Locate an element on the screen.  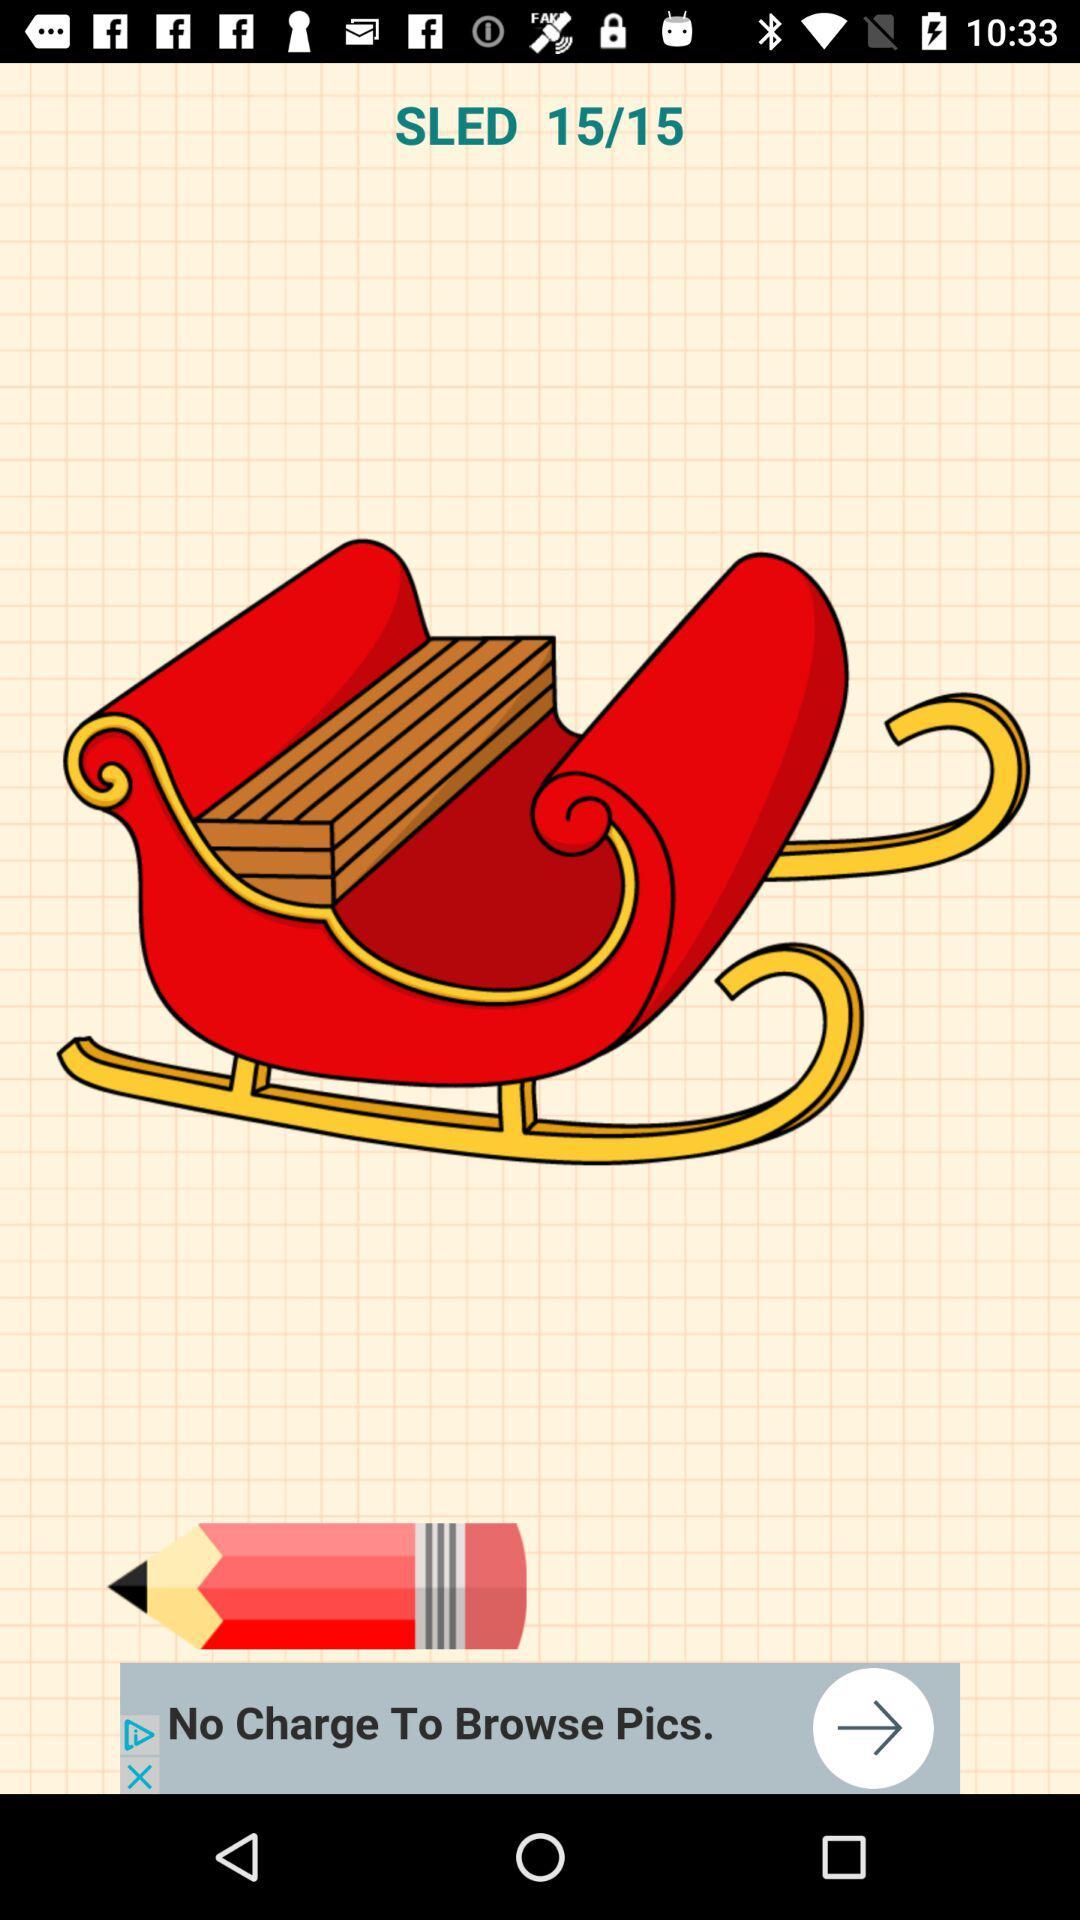
draw is located at coordinates (315, 1585).